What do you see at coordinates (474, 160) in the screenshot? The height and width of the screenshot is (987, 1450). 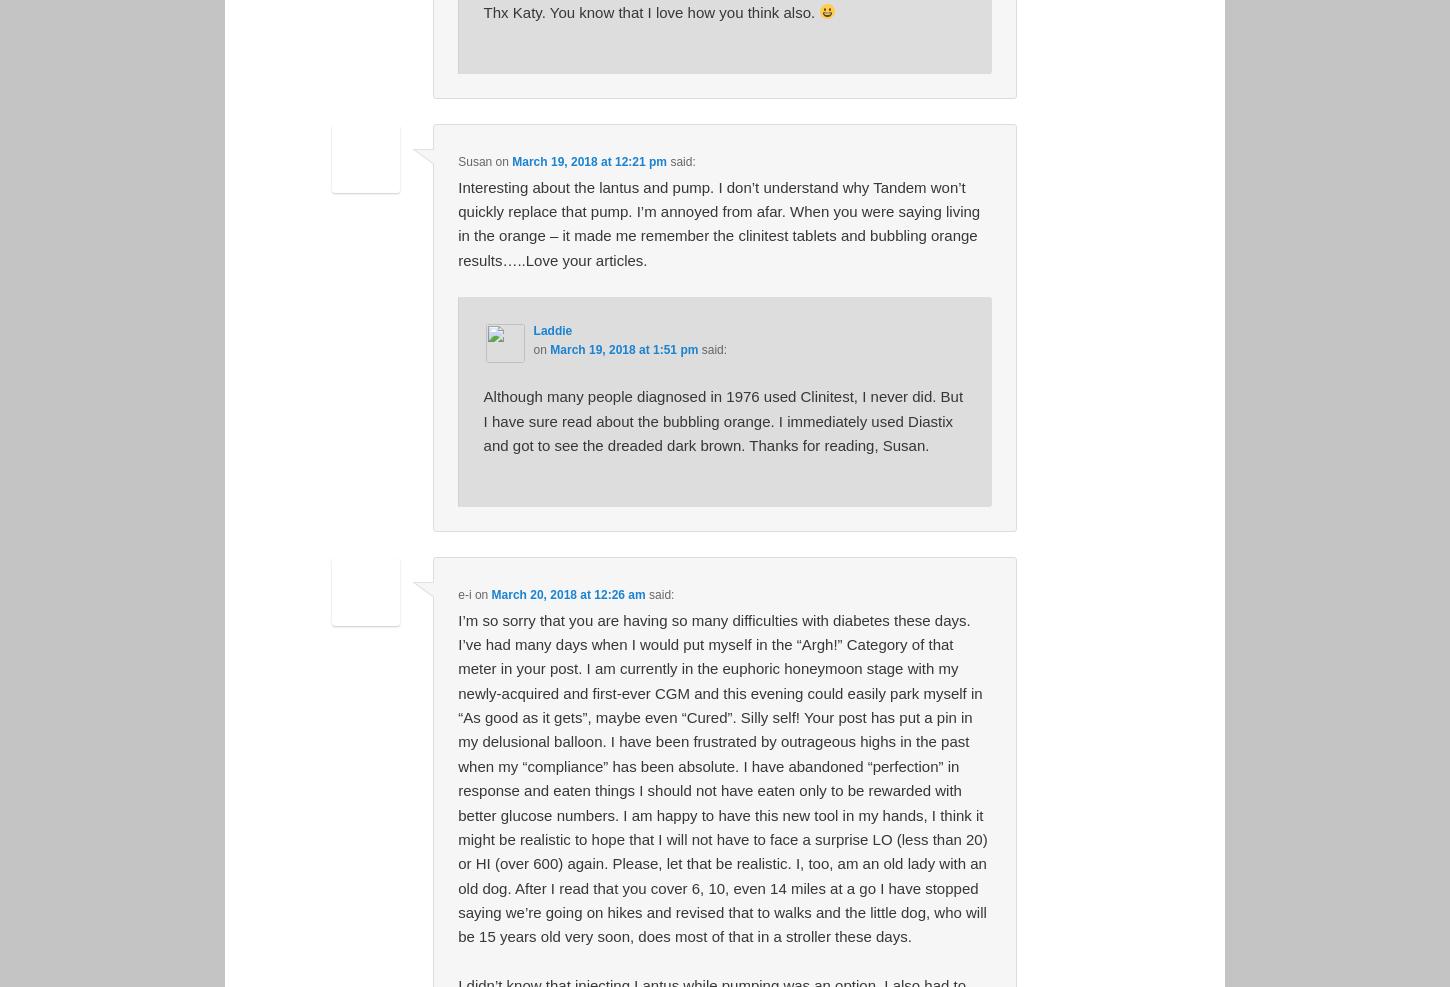 I see `'Susan'` at bounding box center [474, 160].